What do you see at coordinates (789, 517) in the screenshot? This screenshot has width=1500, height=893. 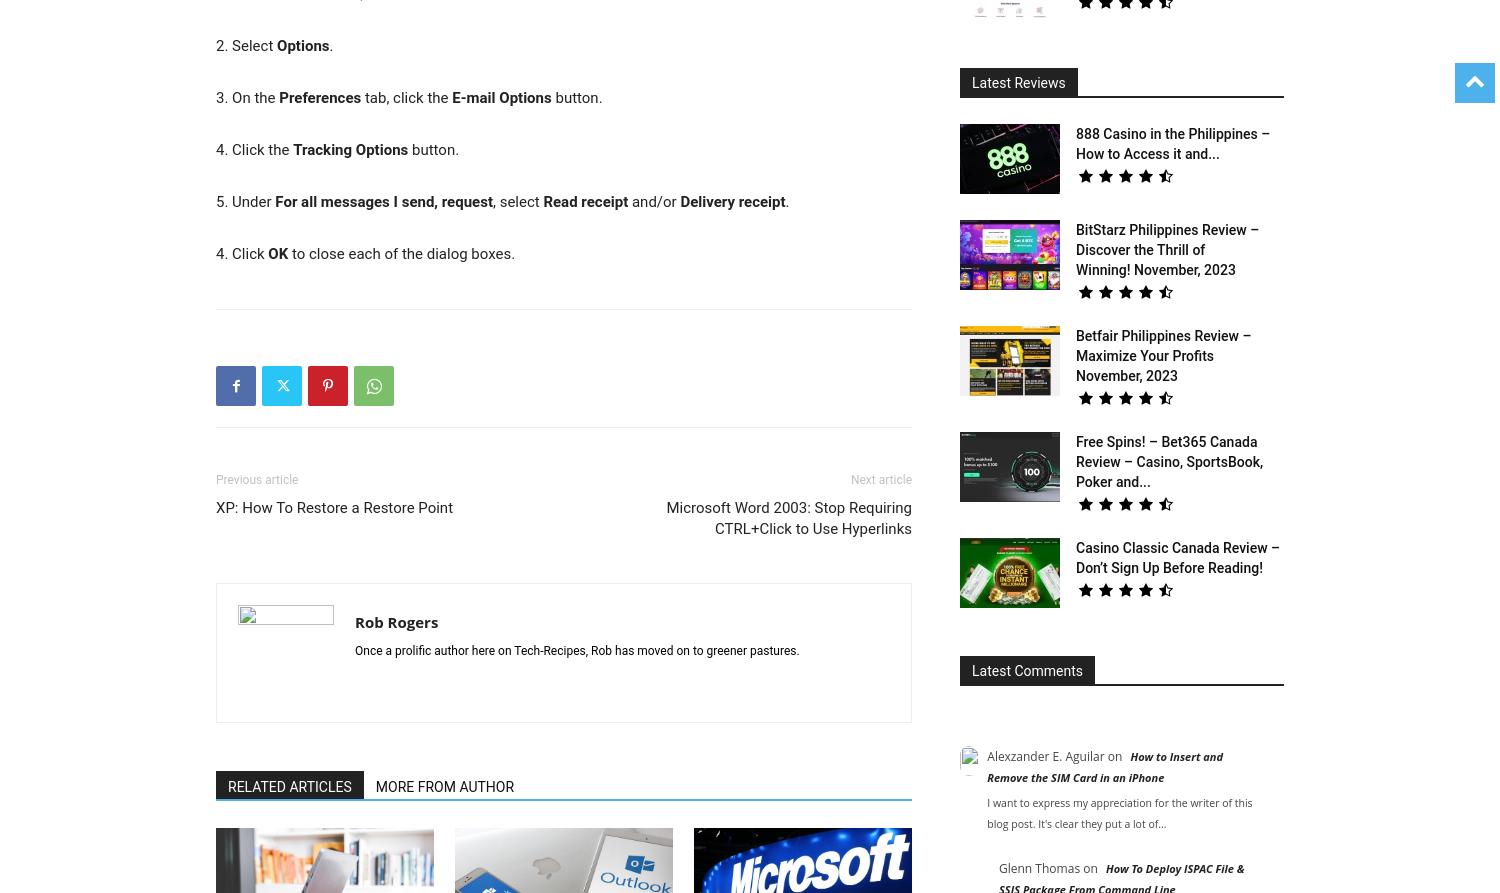 I see `'Microsoft Word 2003:  Stop Requiring CTRL+Click to Use Hyperlinks'` at bounding box center [789, 517].